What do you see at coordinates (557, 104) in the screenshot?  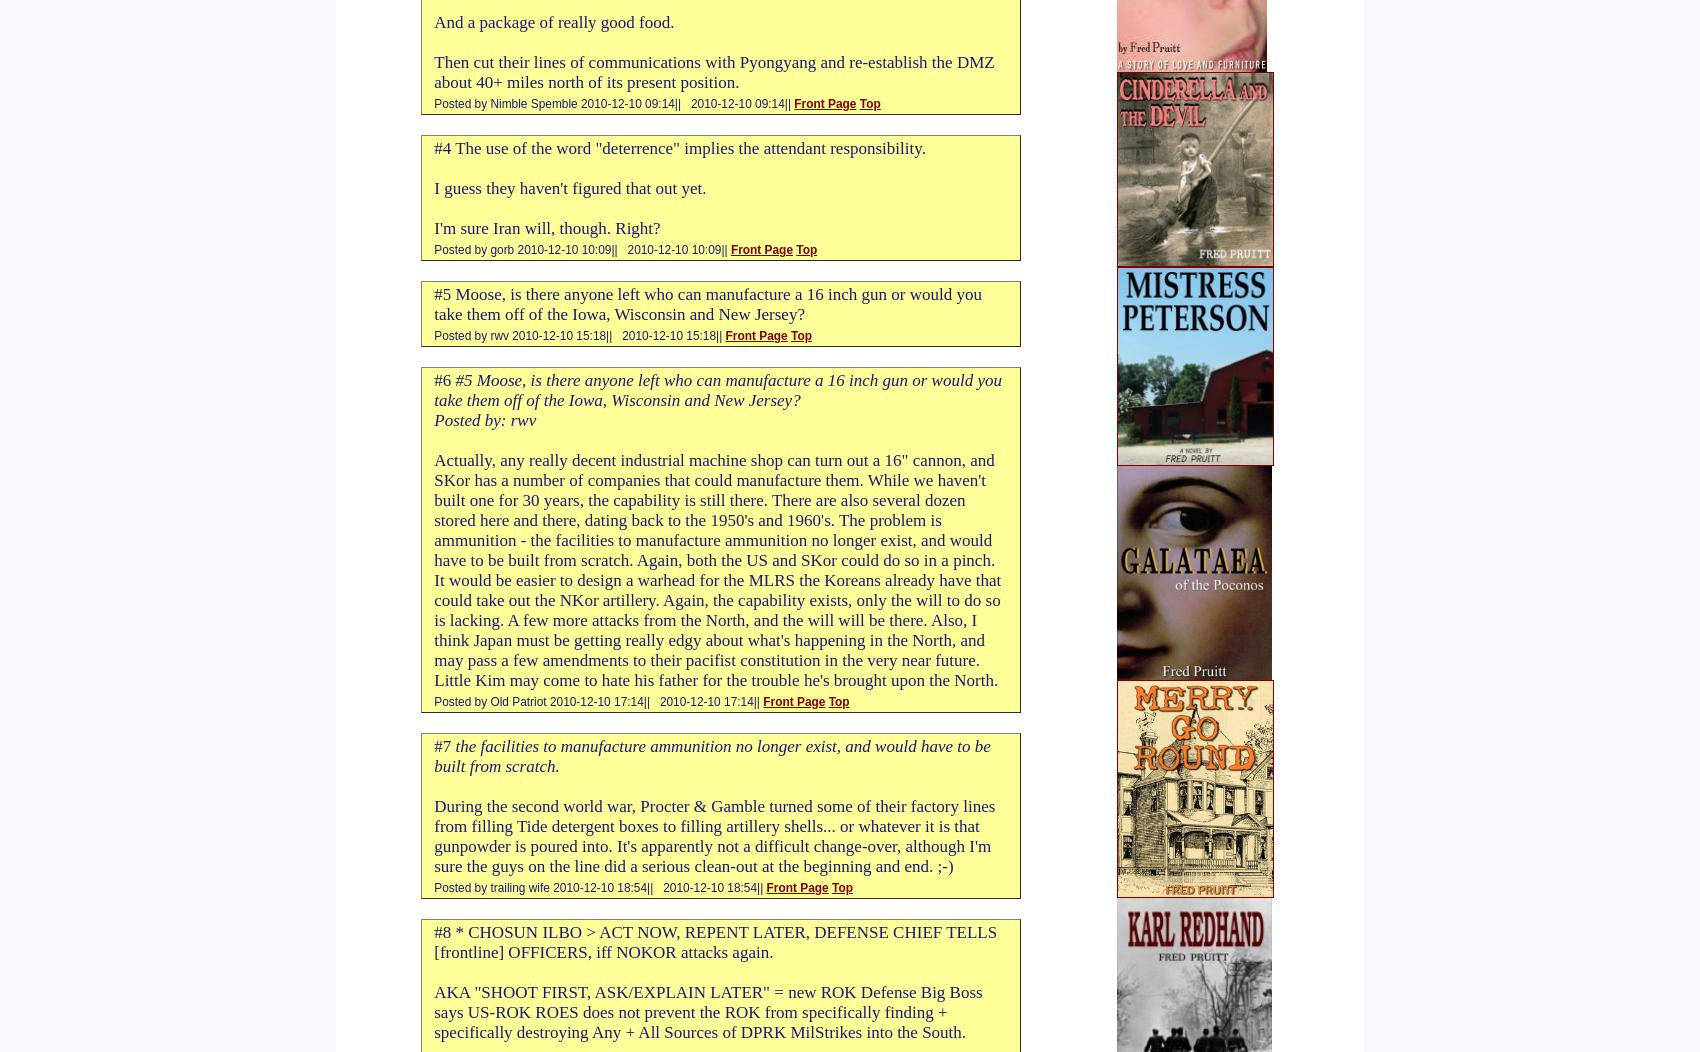 I see `'Posted by Nimble Spemble 2010-12-10 09:14||'` at bounding box center [557, 104].